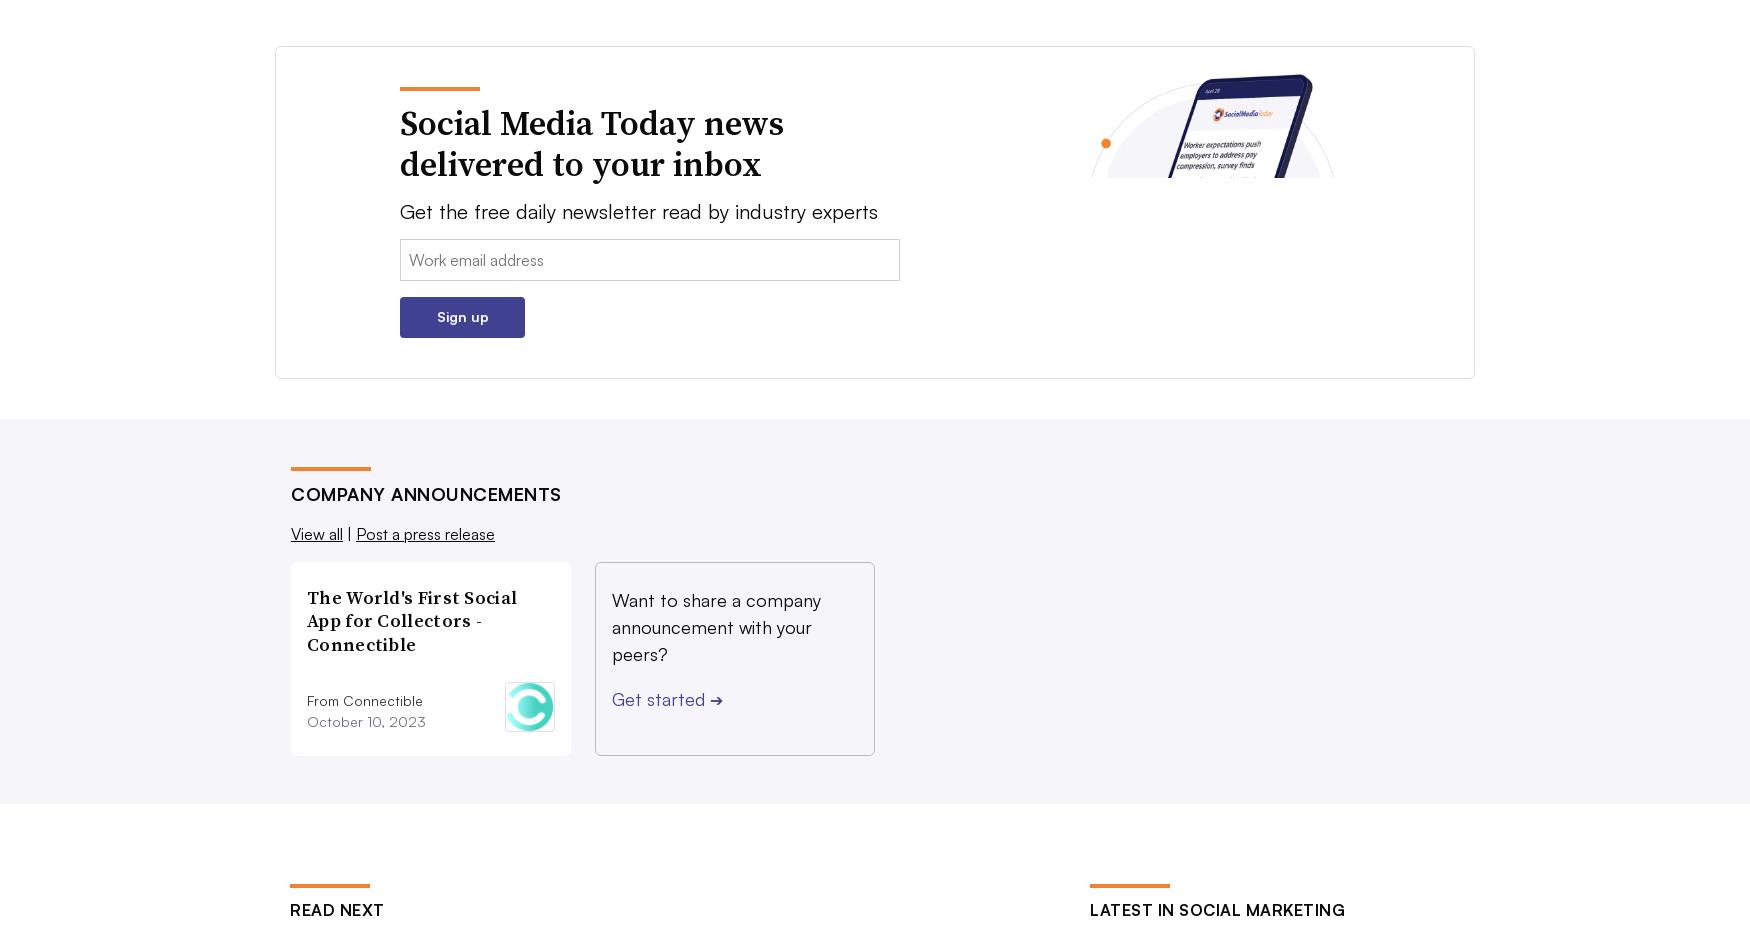  I want to click on 'Get the free daily newsletter read by industry experts', so click(399, 209).